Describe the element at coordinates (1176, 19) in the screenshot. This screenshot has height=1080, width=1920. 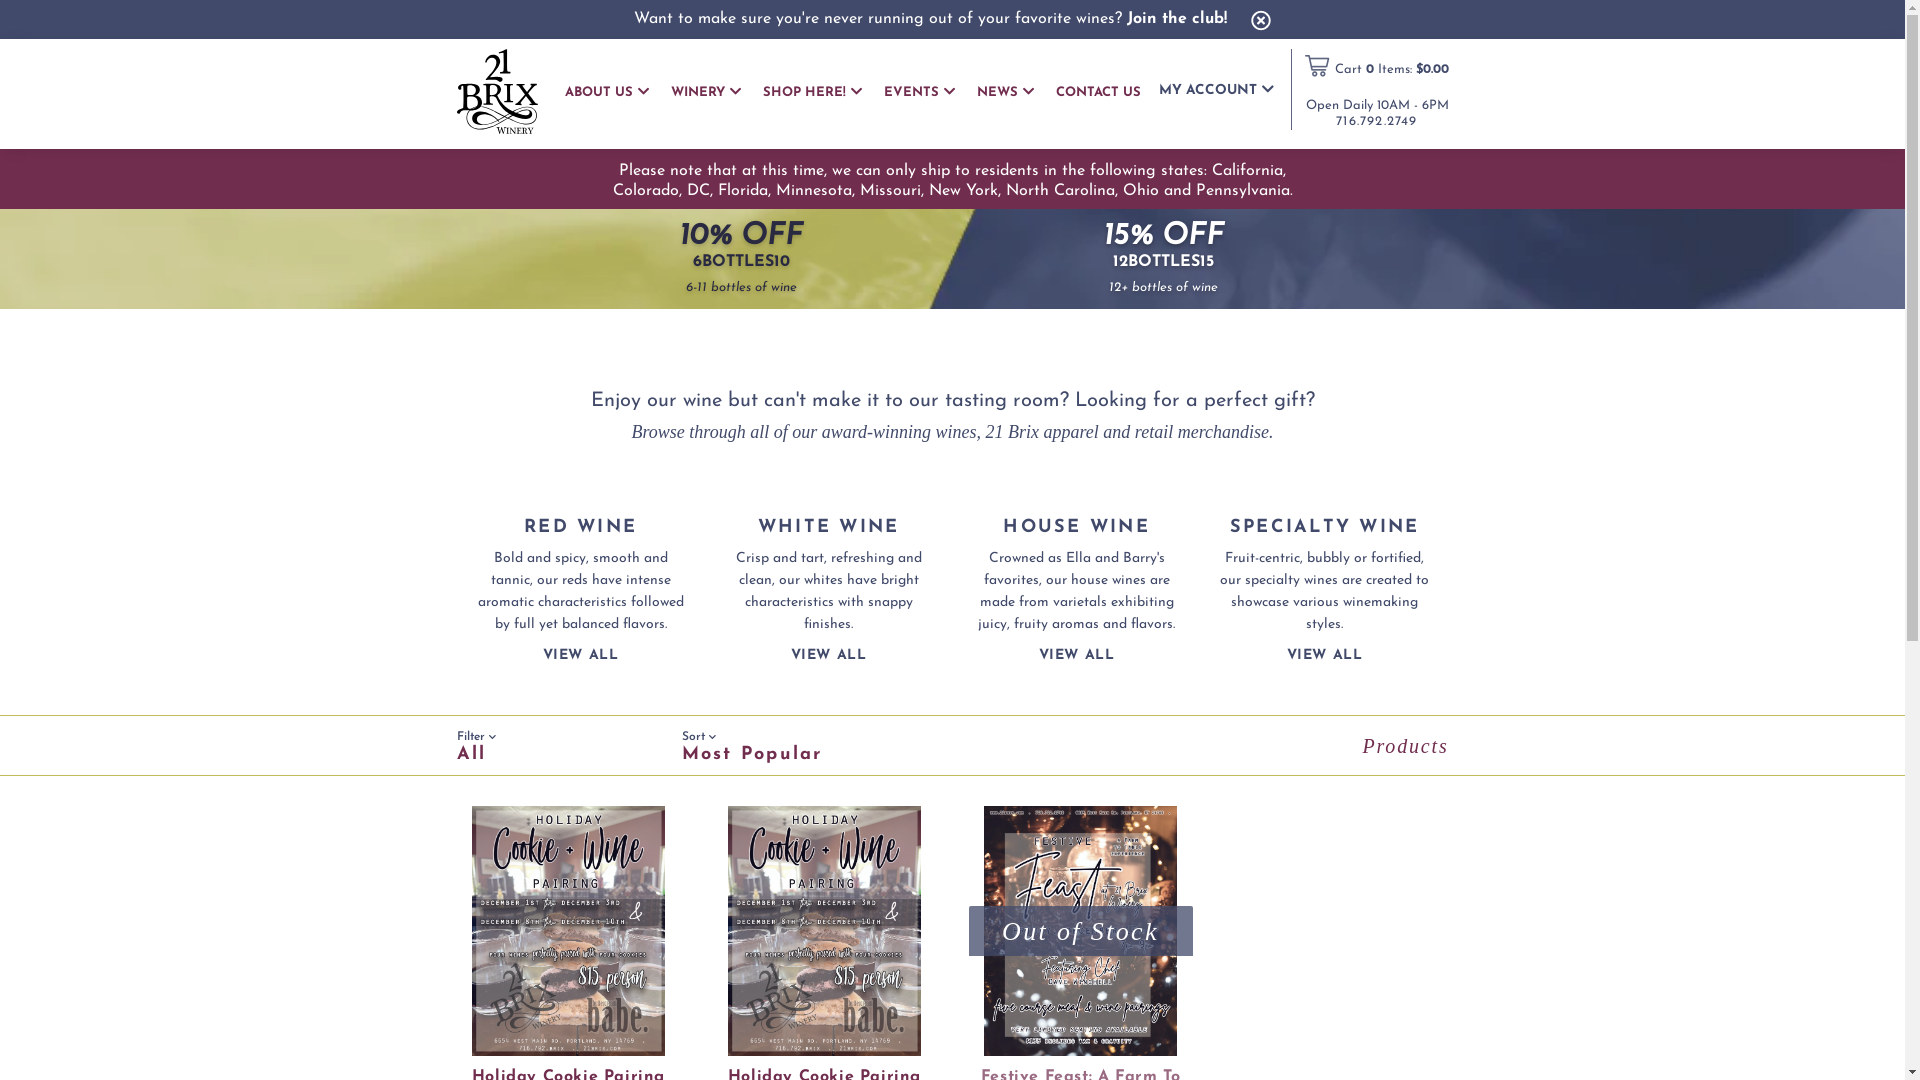
I see `'Join the club!'` at that location.